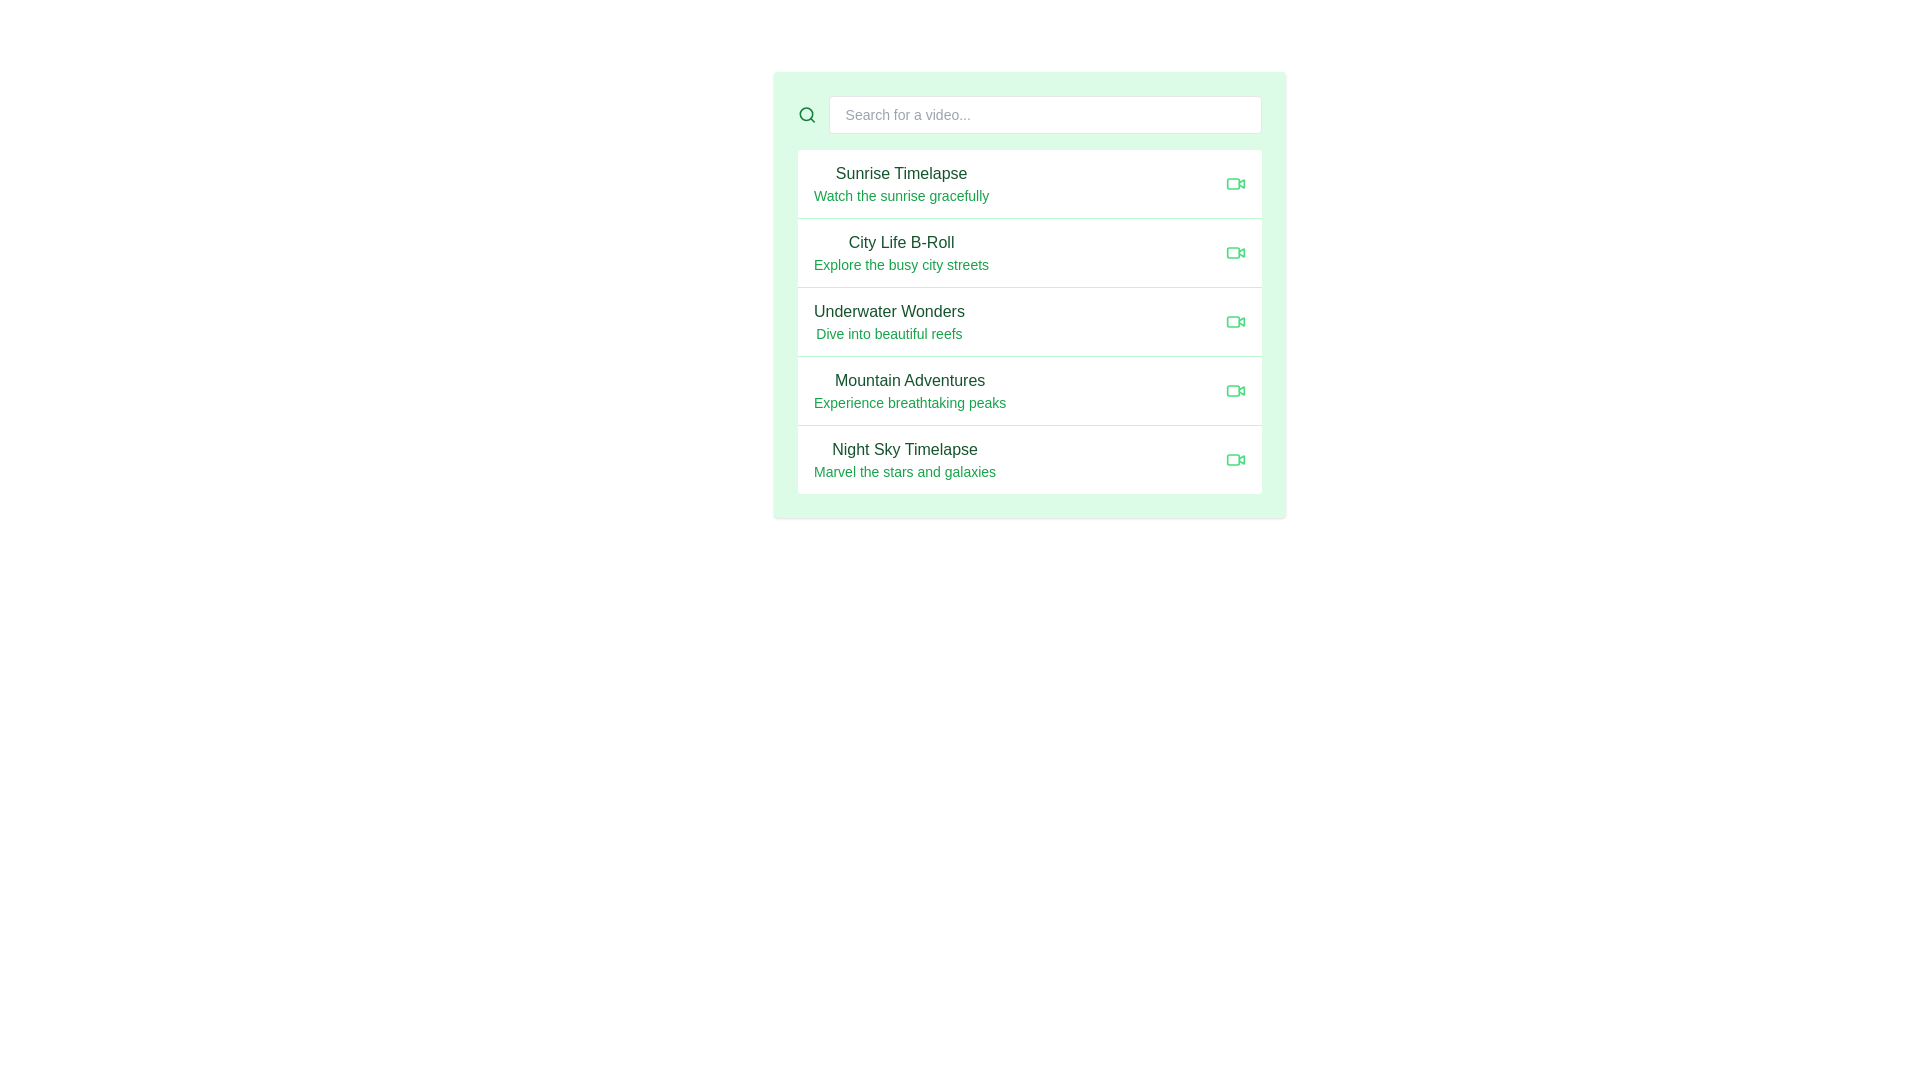  I want to click on the video camera icon with a green outline located directly to the right of the 'Sunrise Timelapse' text, so click(1235, 184).